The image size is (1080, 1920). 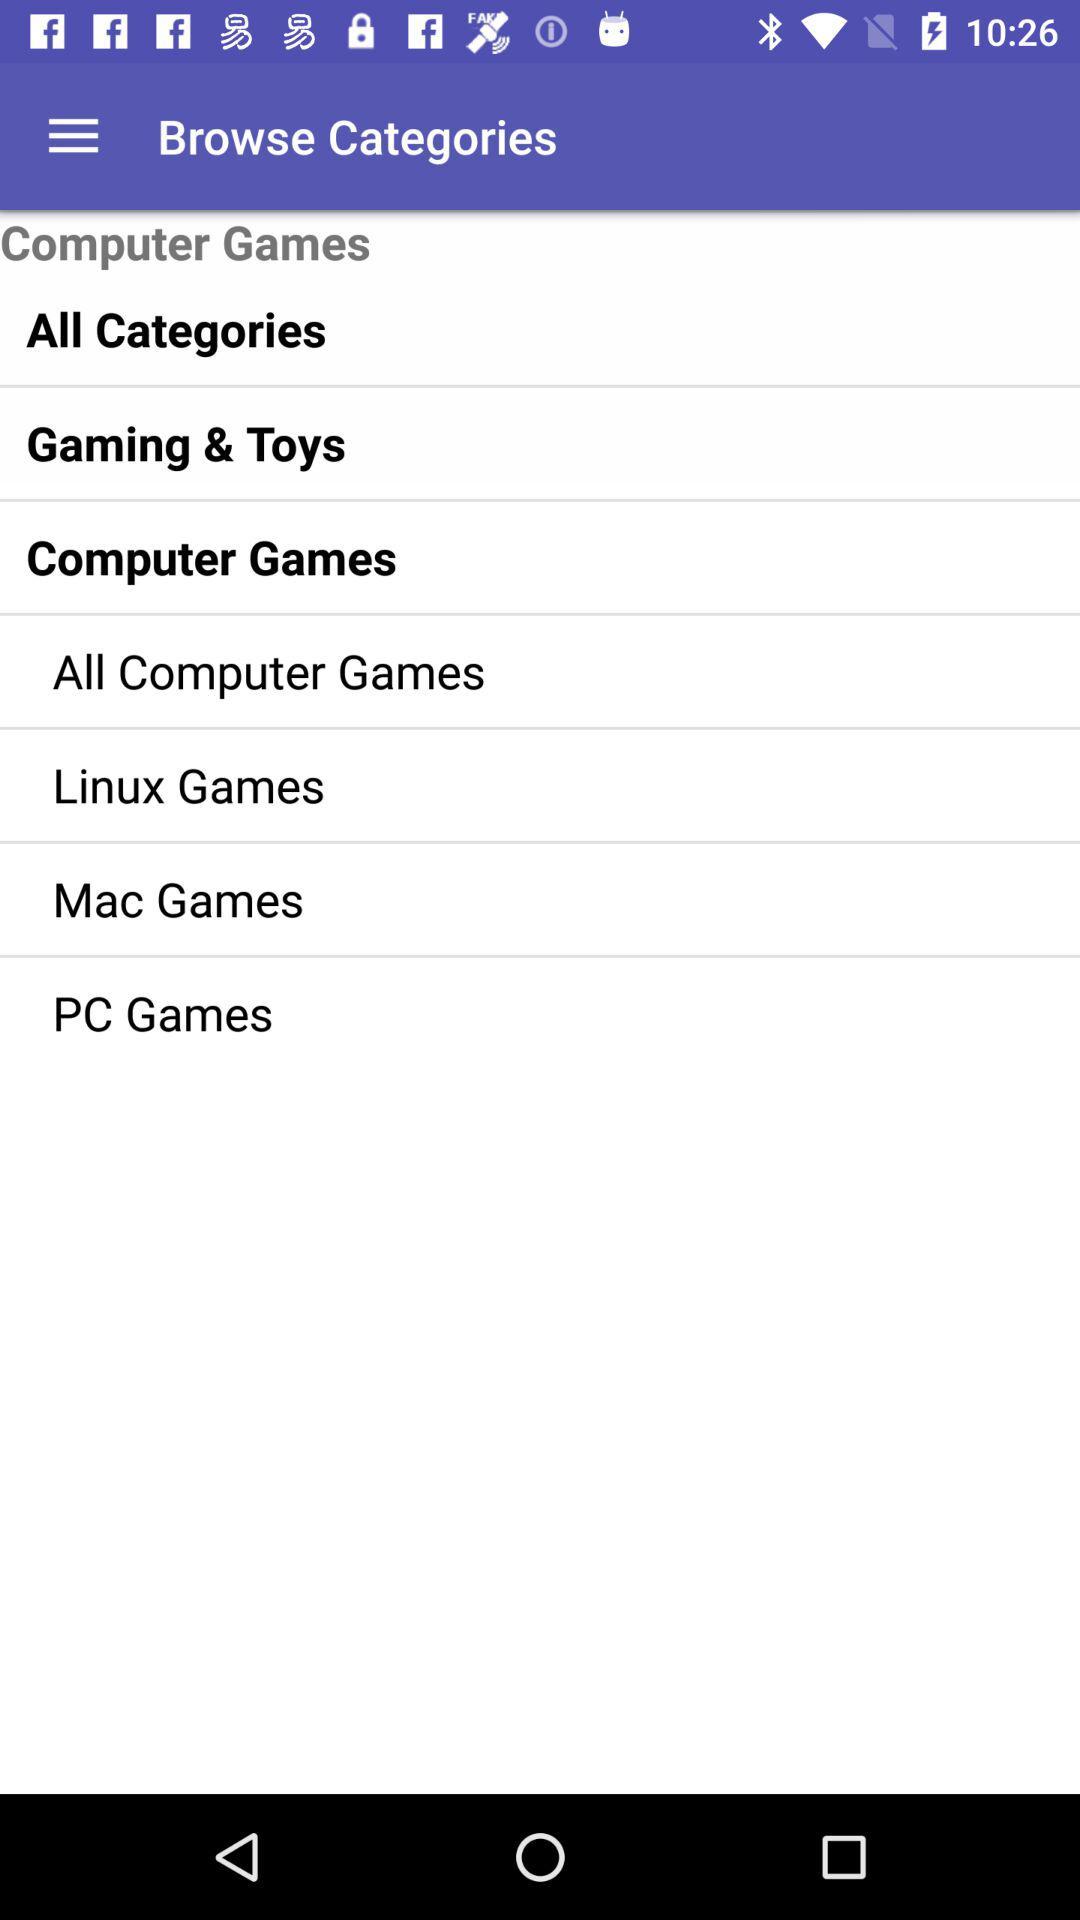 What do you see at coordinates (496, 441) in the screenshot?
I see `item below all categories item` at bounding box center [496, 441].